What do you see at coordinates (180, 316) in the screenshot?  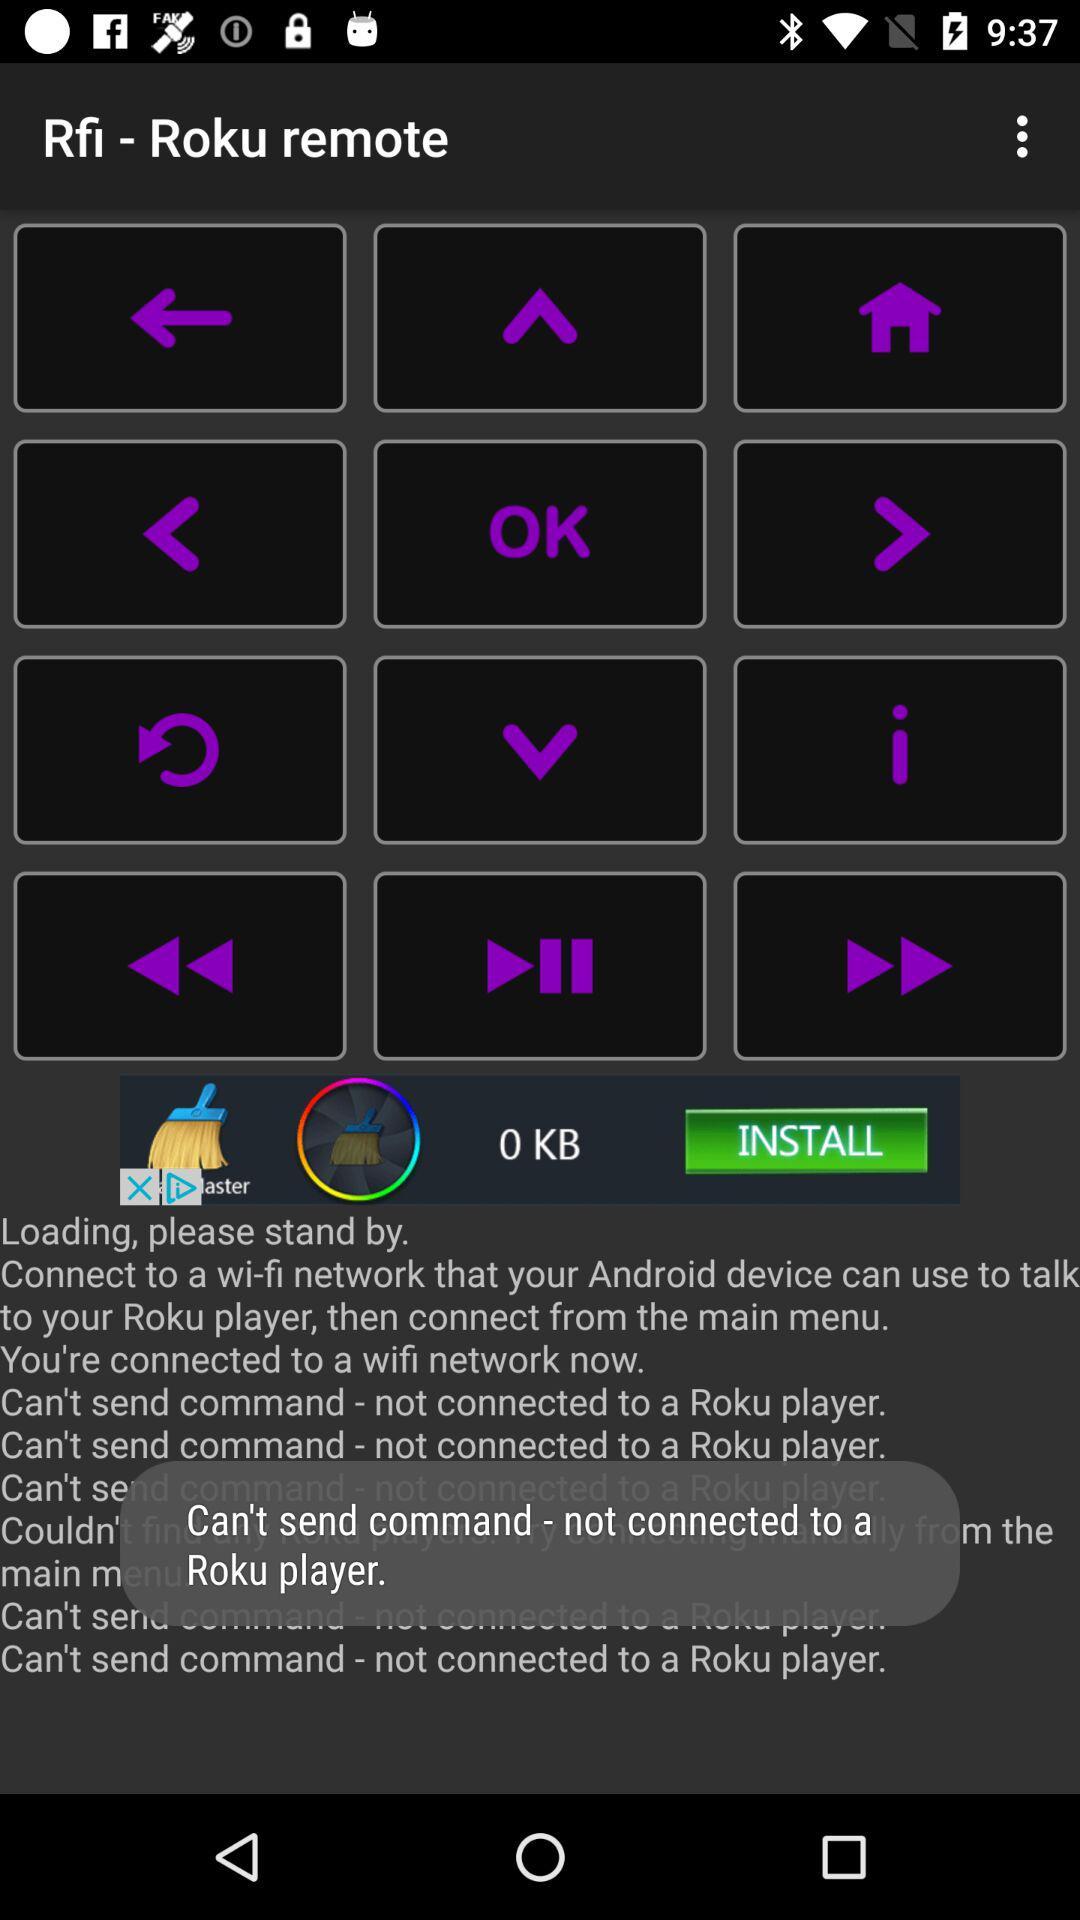 I see `the arrow_backward icon` at bounding box center [180, 316].